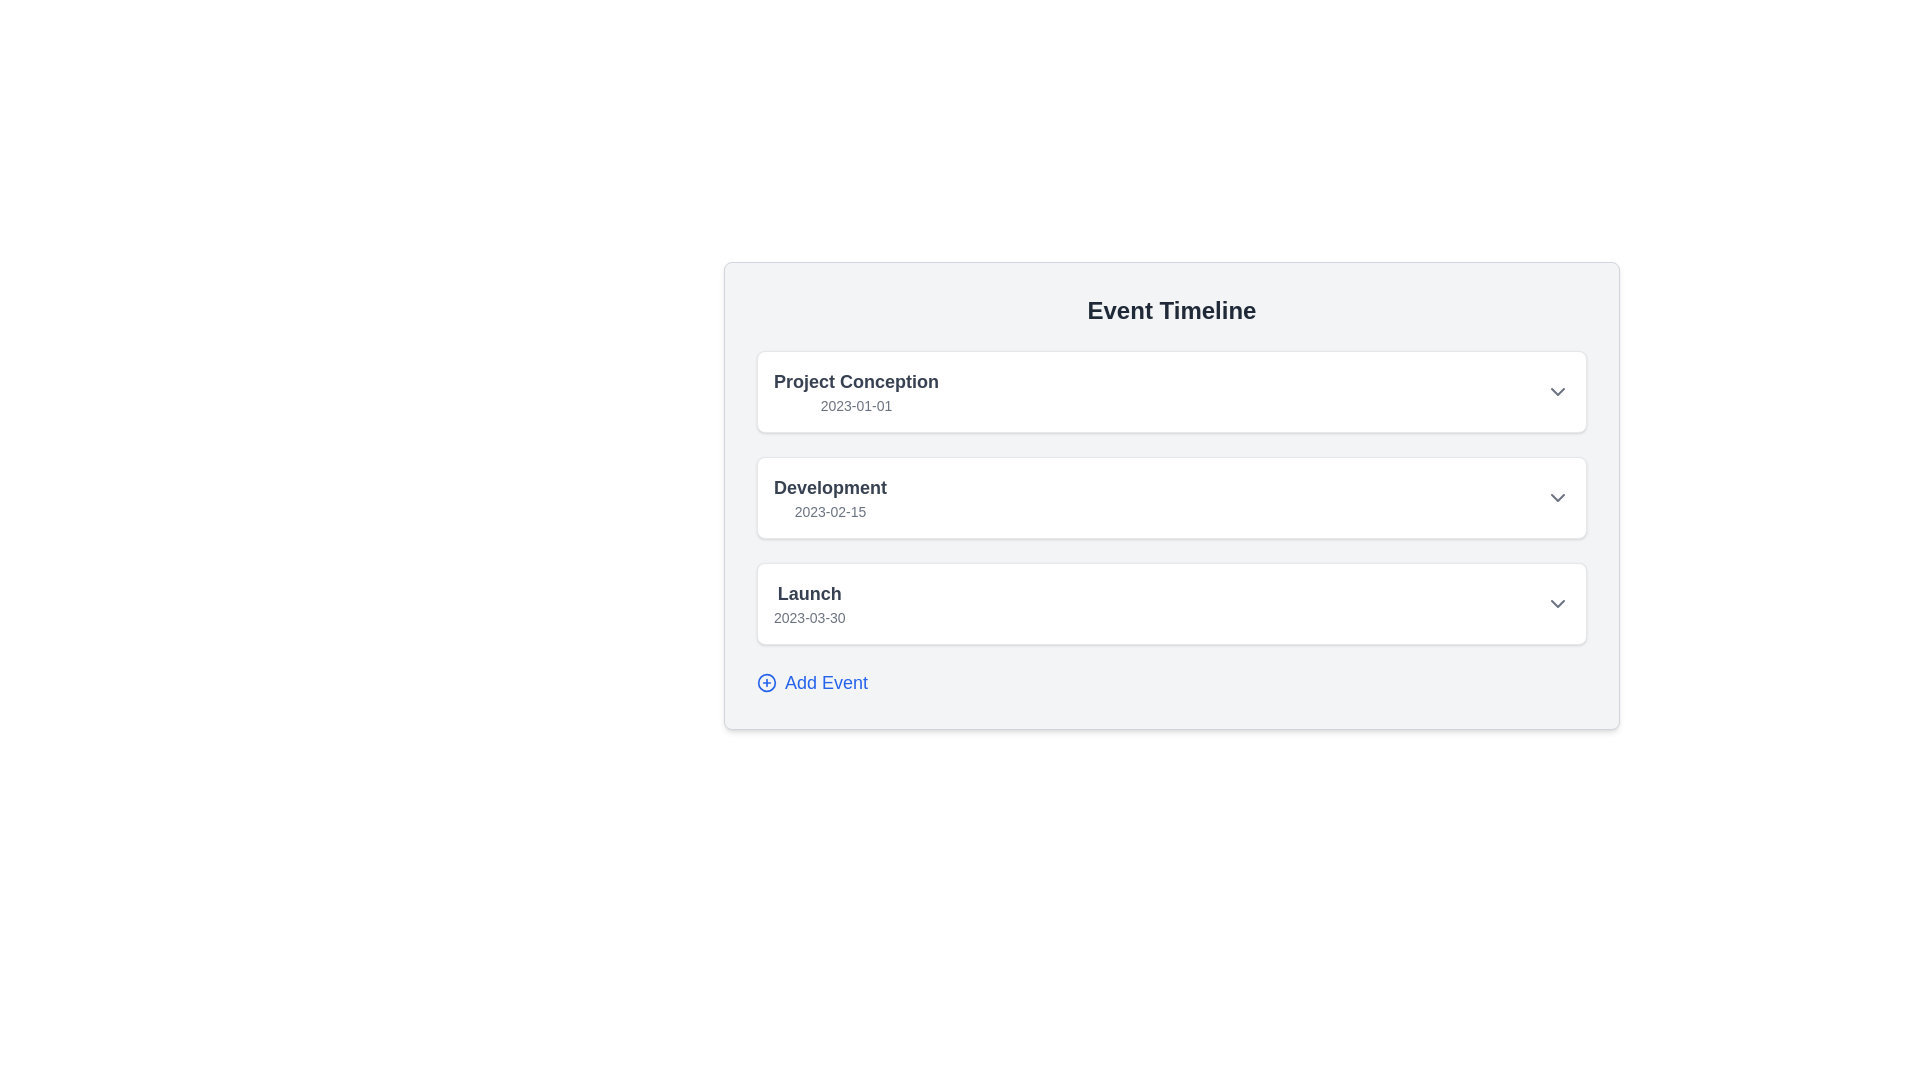 Image resolution: width=1920 pixels, height=1080 pixels. What do you see at coordinates (1557, 392) in the screenshot?
I see `the chevron icon at the right end of the 'Project Conception' header` at bounding box center [1557, 392].